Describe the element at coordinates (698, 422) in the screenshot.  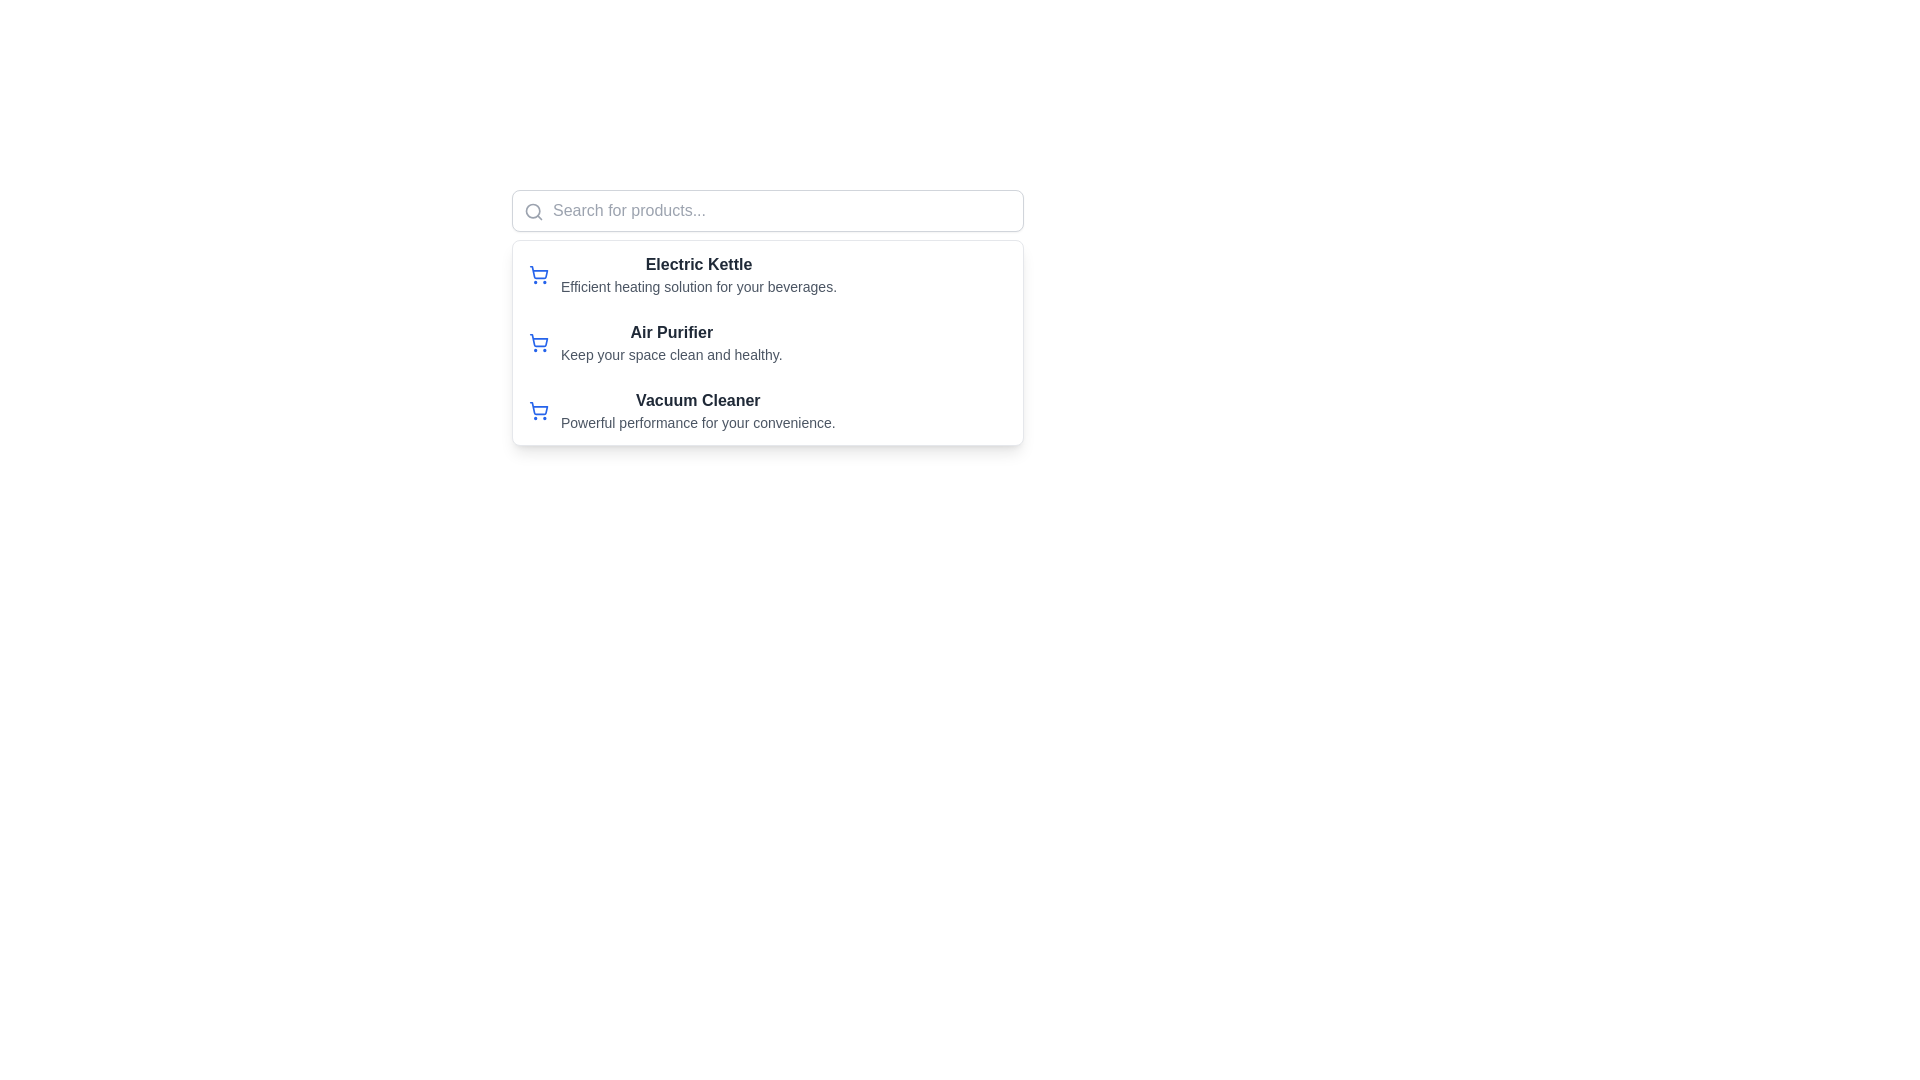
I see `the text label providing descriptive information about the product titled 'Vacuum Cleaner', located below its title in the product list` at that location.